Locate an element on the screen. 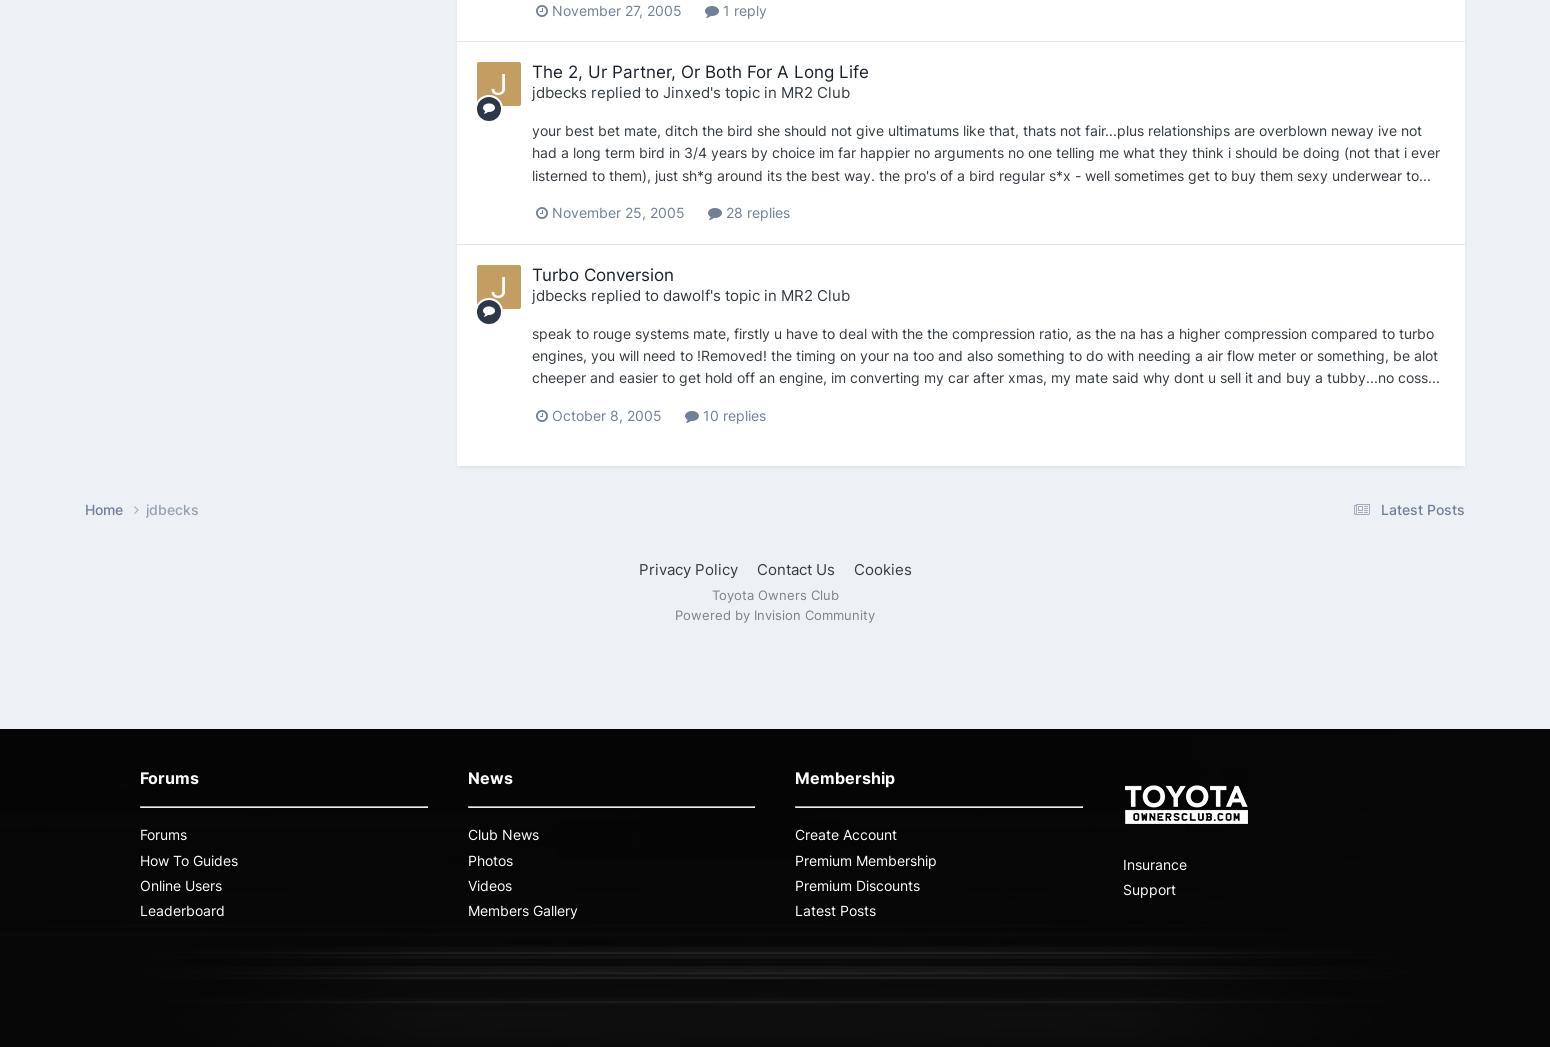 This screenshot has height=1047, width=1550. 'dawolf' is located at coordinates (684, 294).